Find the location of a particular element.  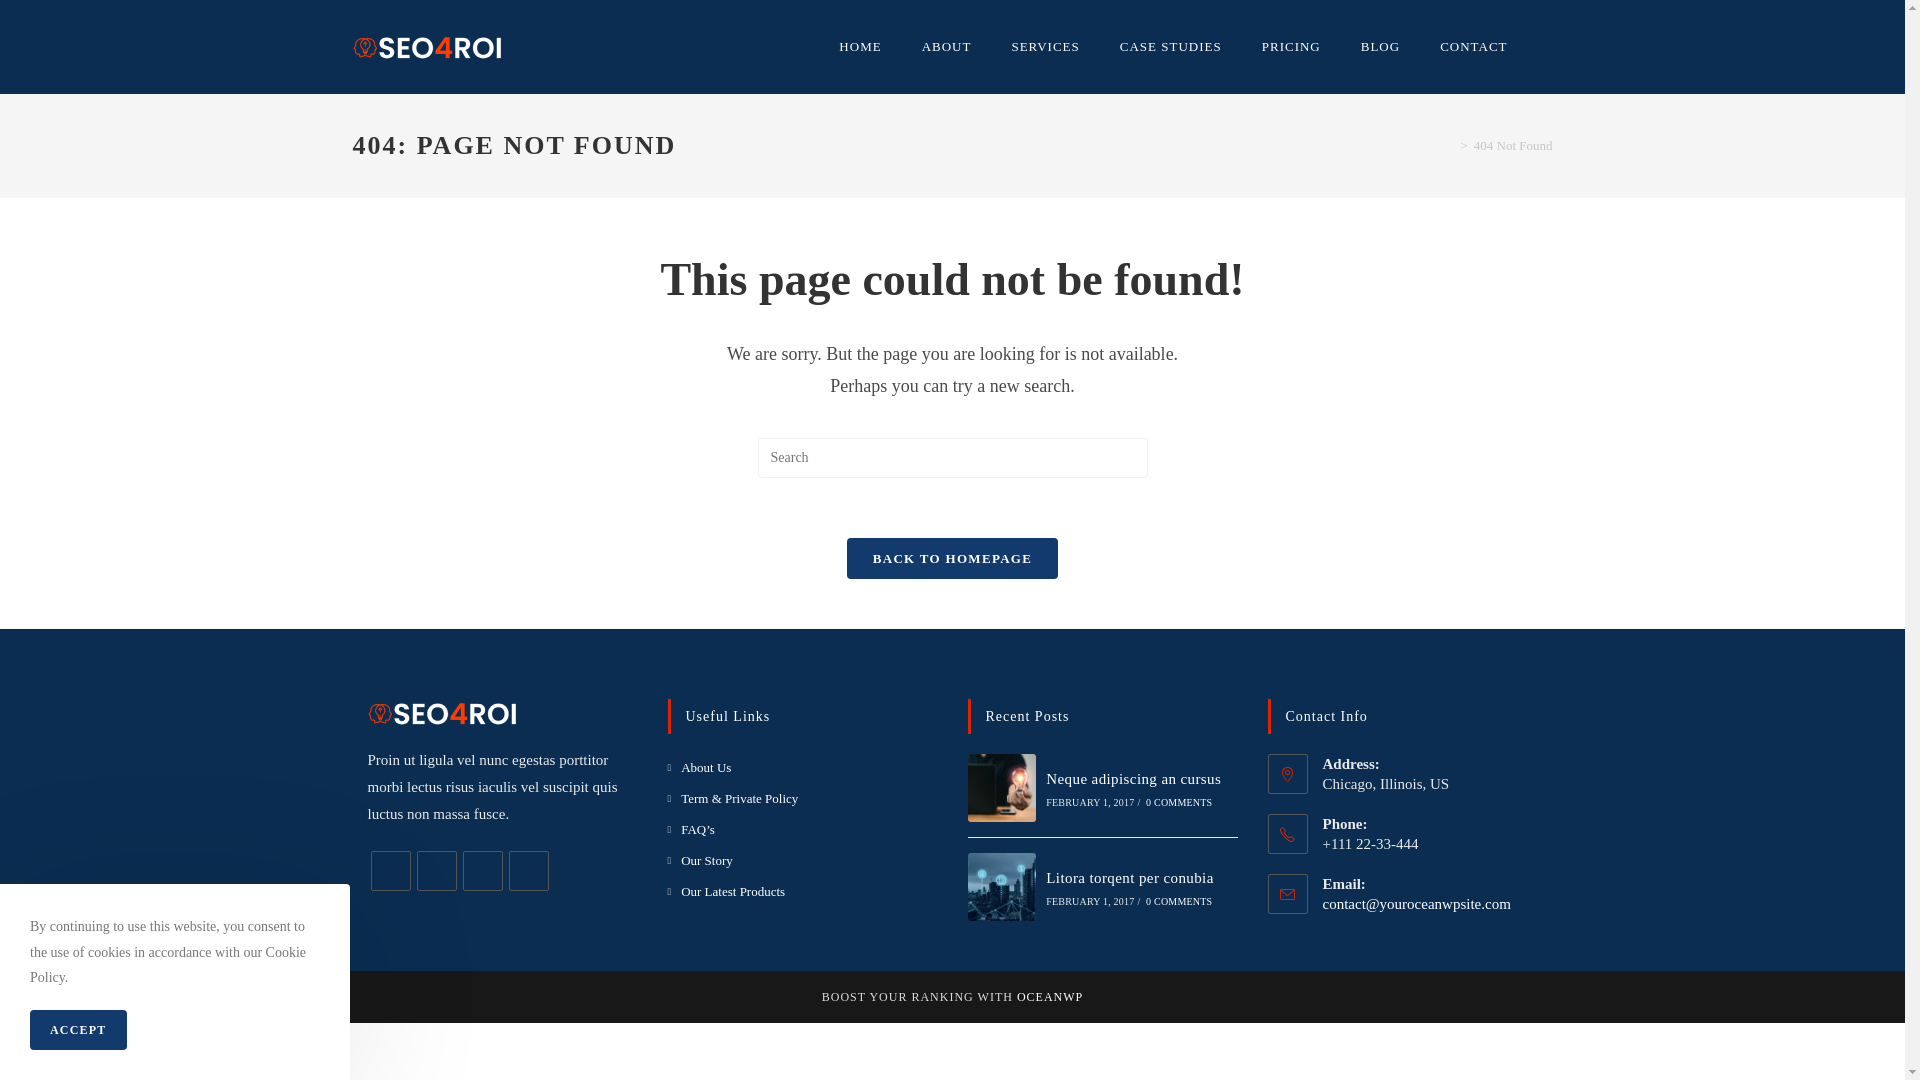

'Our Story' is located at coordinates (700, 859).